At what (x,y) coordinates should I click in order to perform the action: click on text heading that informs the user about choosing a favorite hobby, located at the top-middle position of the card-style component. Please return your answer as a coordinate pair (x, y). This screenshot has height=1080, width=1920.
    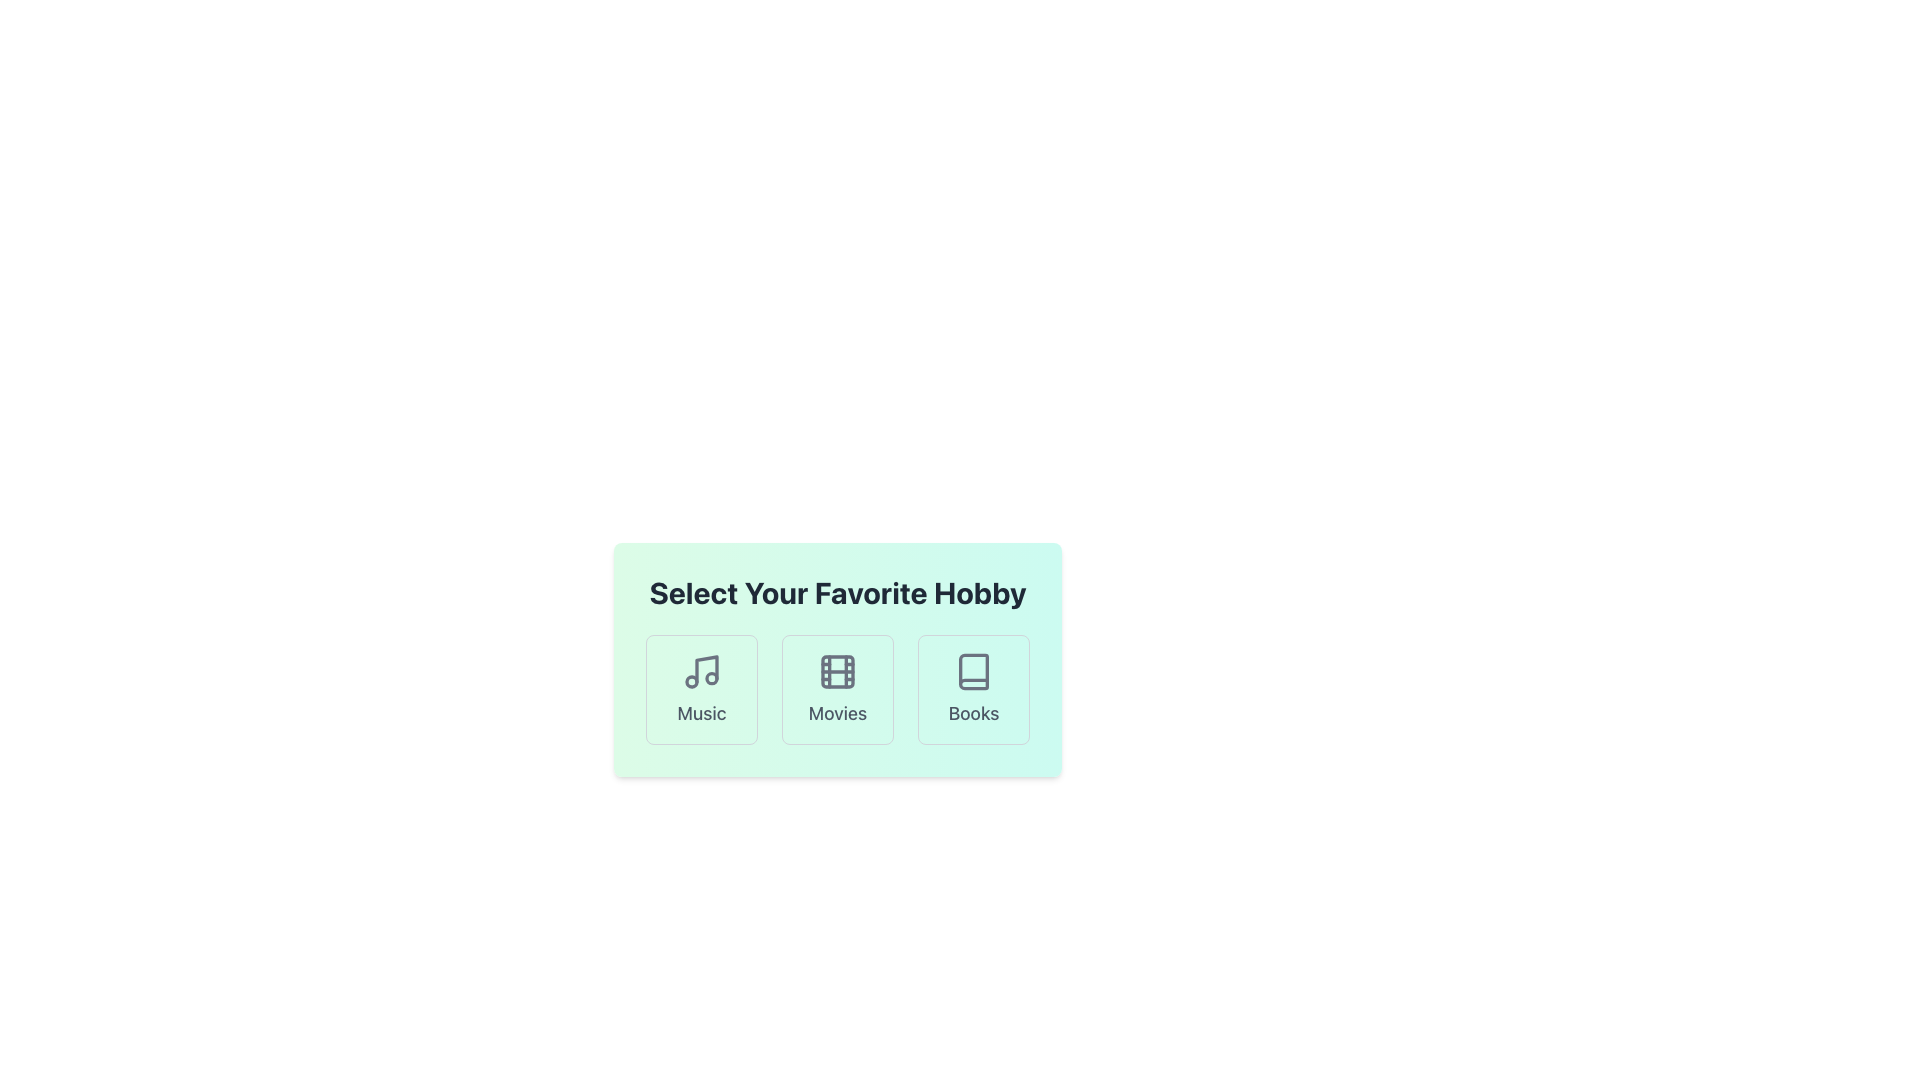
    Looking at the image, I should click on (838, 592).